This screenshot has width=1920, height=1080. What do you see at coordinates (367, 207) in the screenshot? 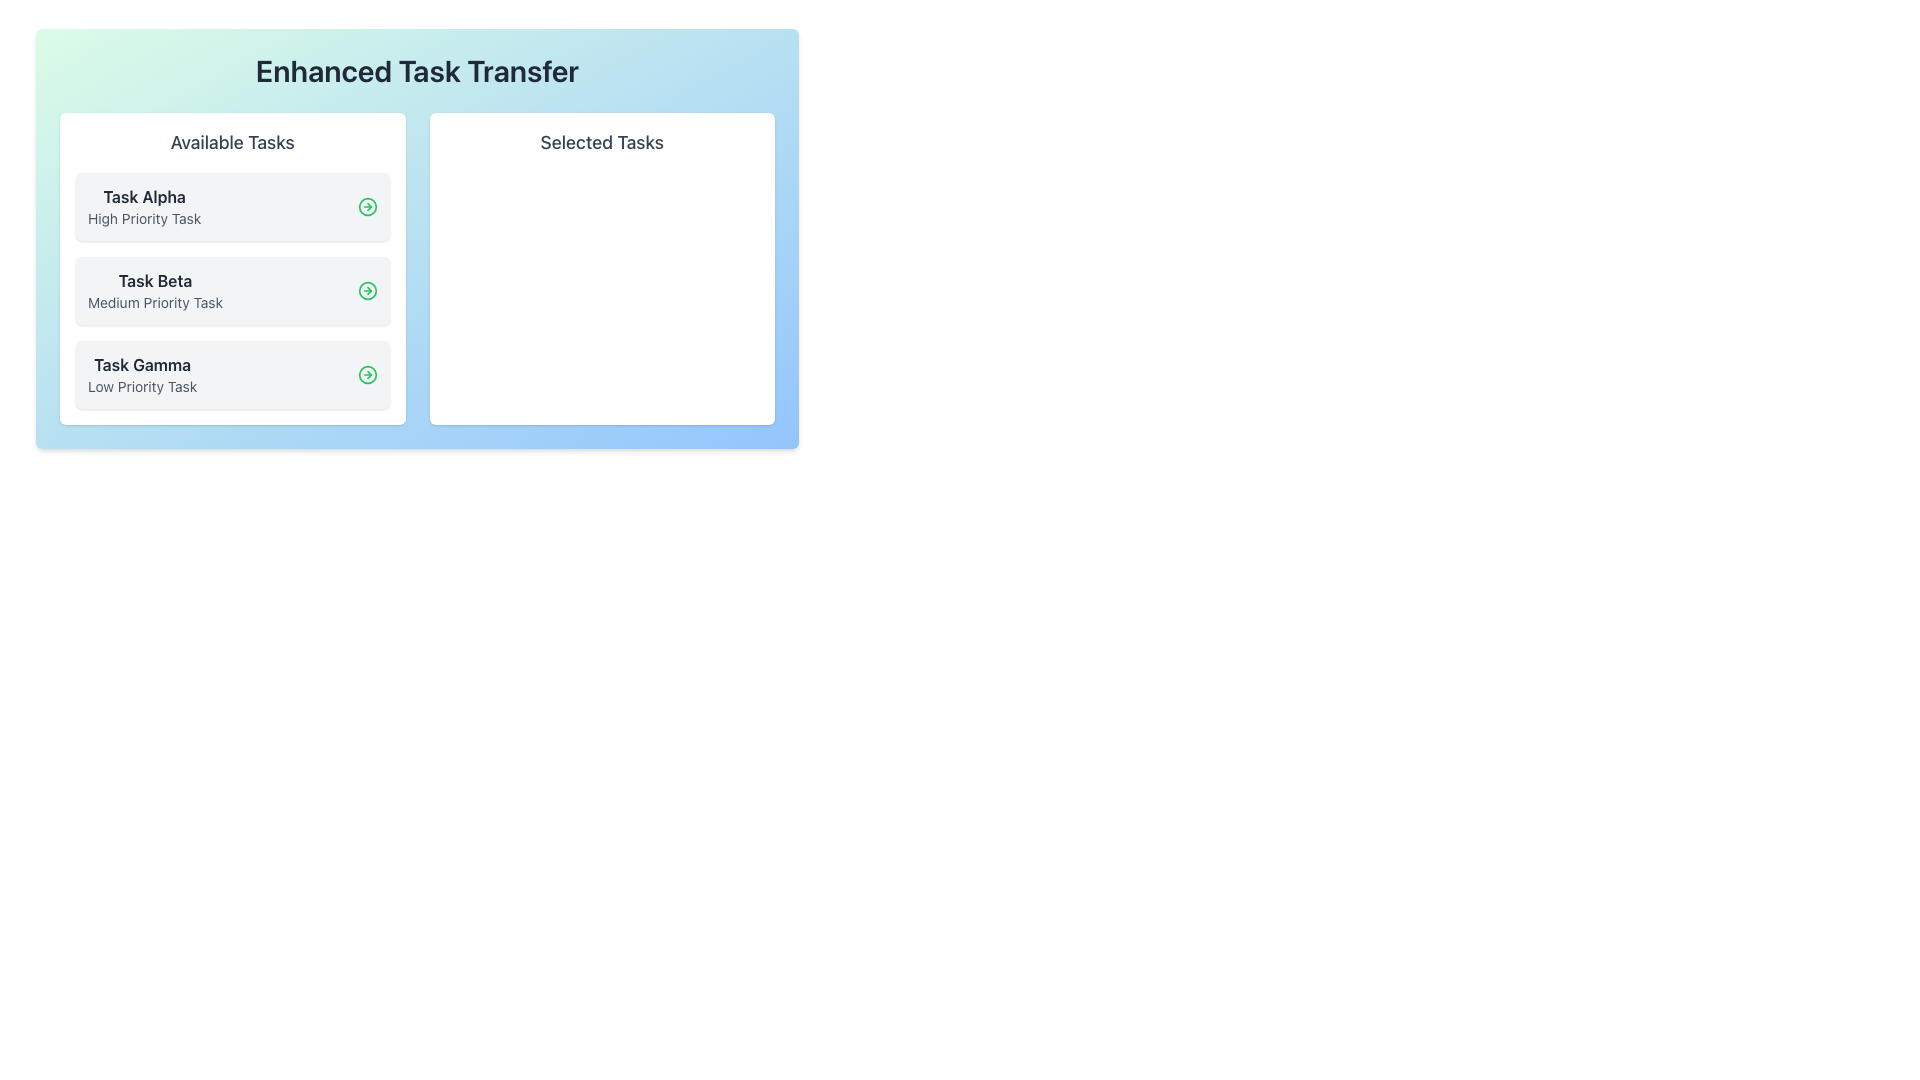
I see `the circular green outlined button with an arrow symbol associated with 'Task Alpha'` at bounding box center [367, 207].